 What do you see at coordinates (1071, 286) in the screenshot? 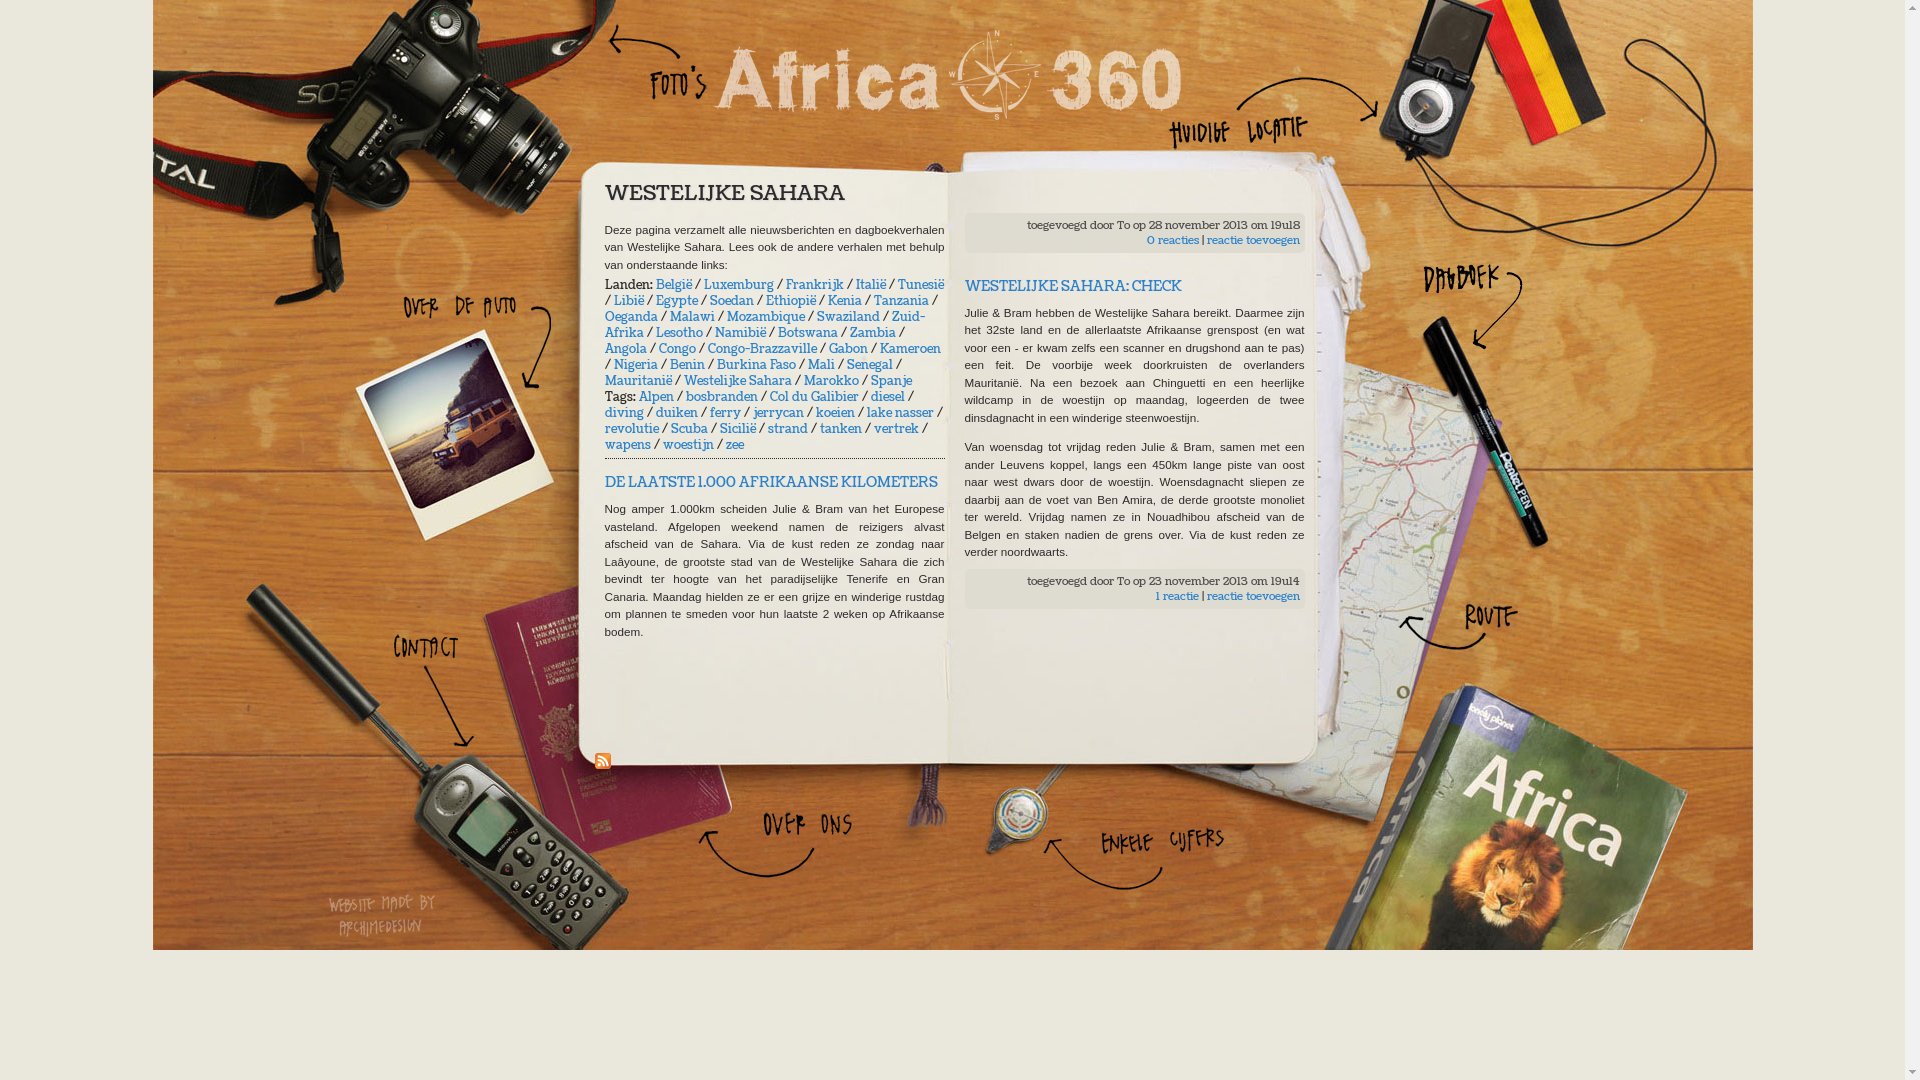
I see `'WESTELIJKE SAHARA: CHECK'` at bounding box center [1071, 286].